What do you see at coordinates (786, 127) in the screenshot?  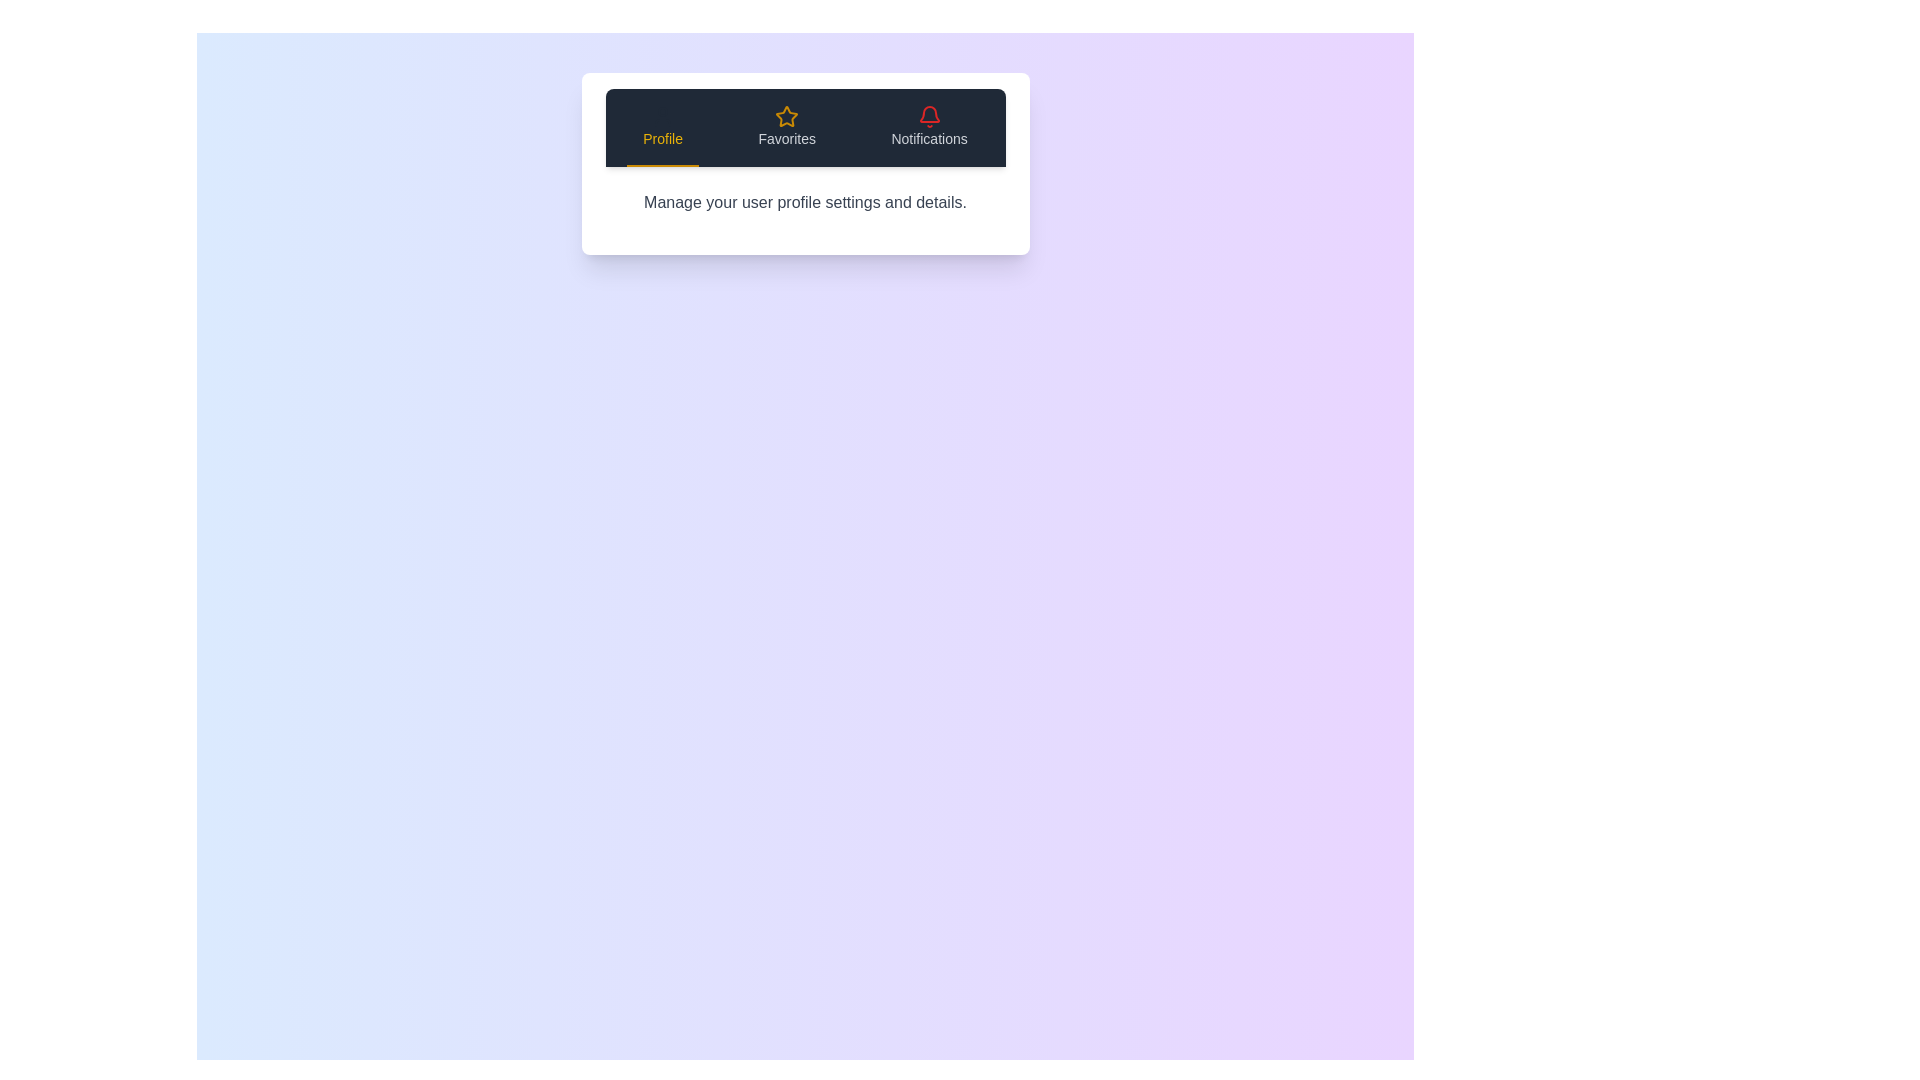 I see `the Favorites tab by clicking on its button` at bounding box center [786, 127].